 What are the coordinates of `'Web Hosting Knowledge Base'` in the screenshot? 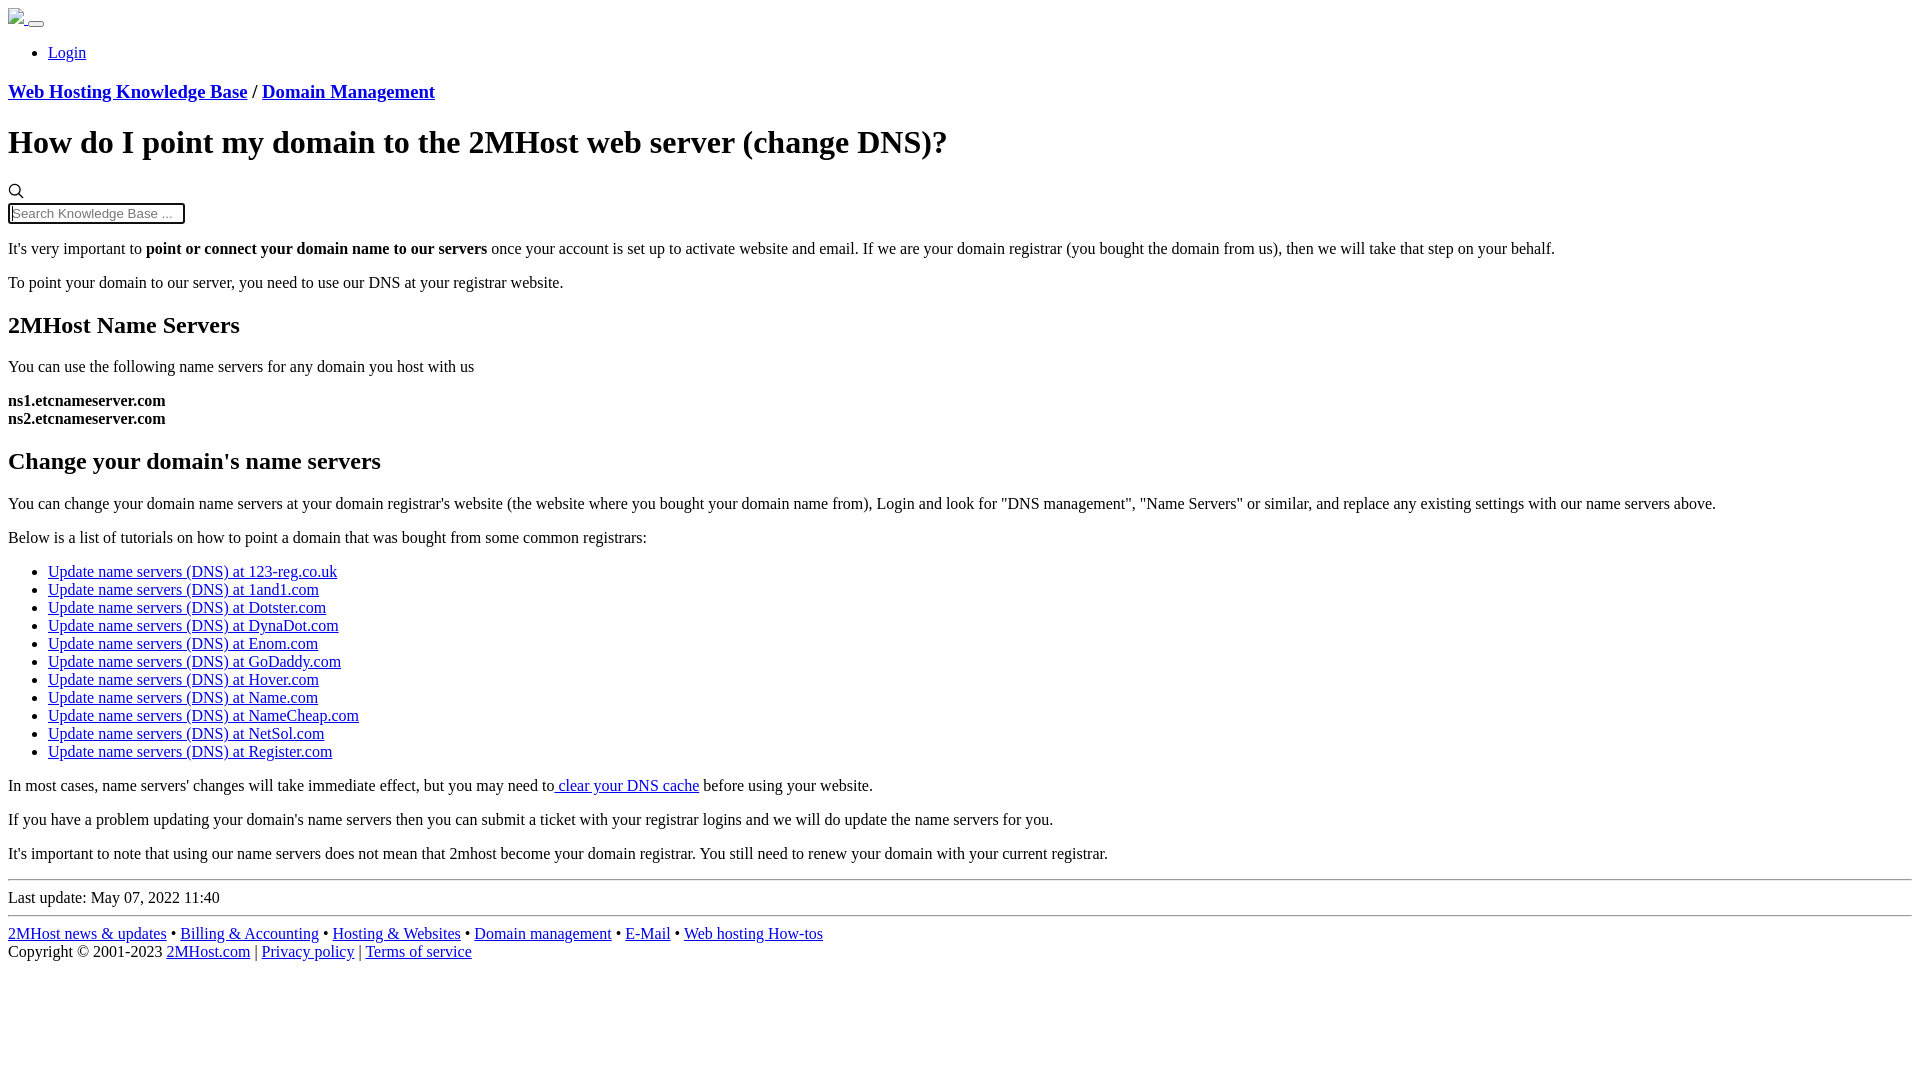 It's located at (127, 91).